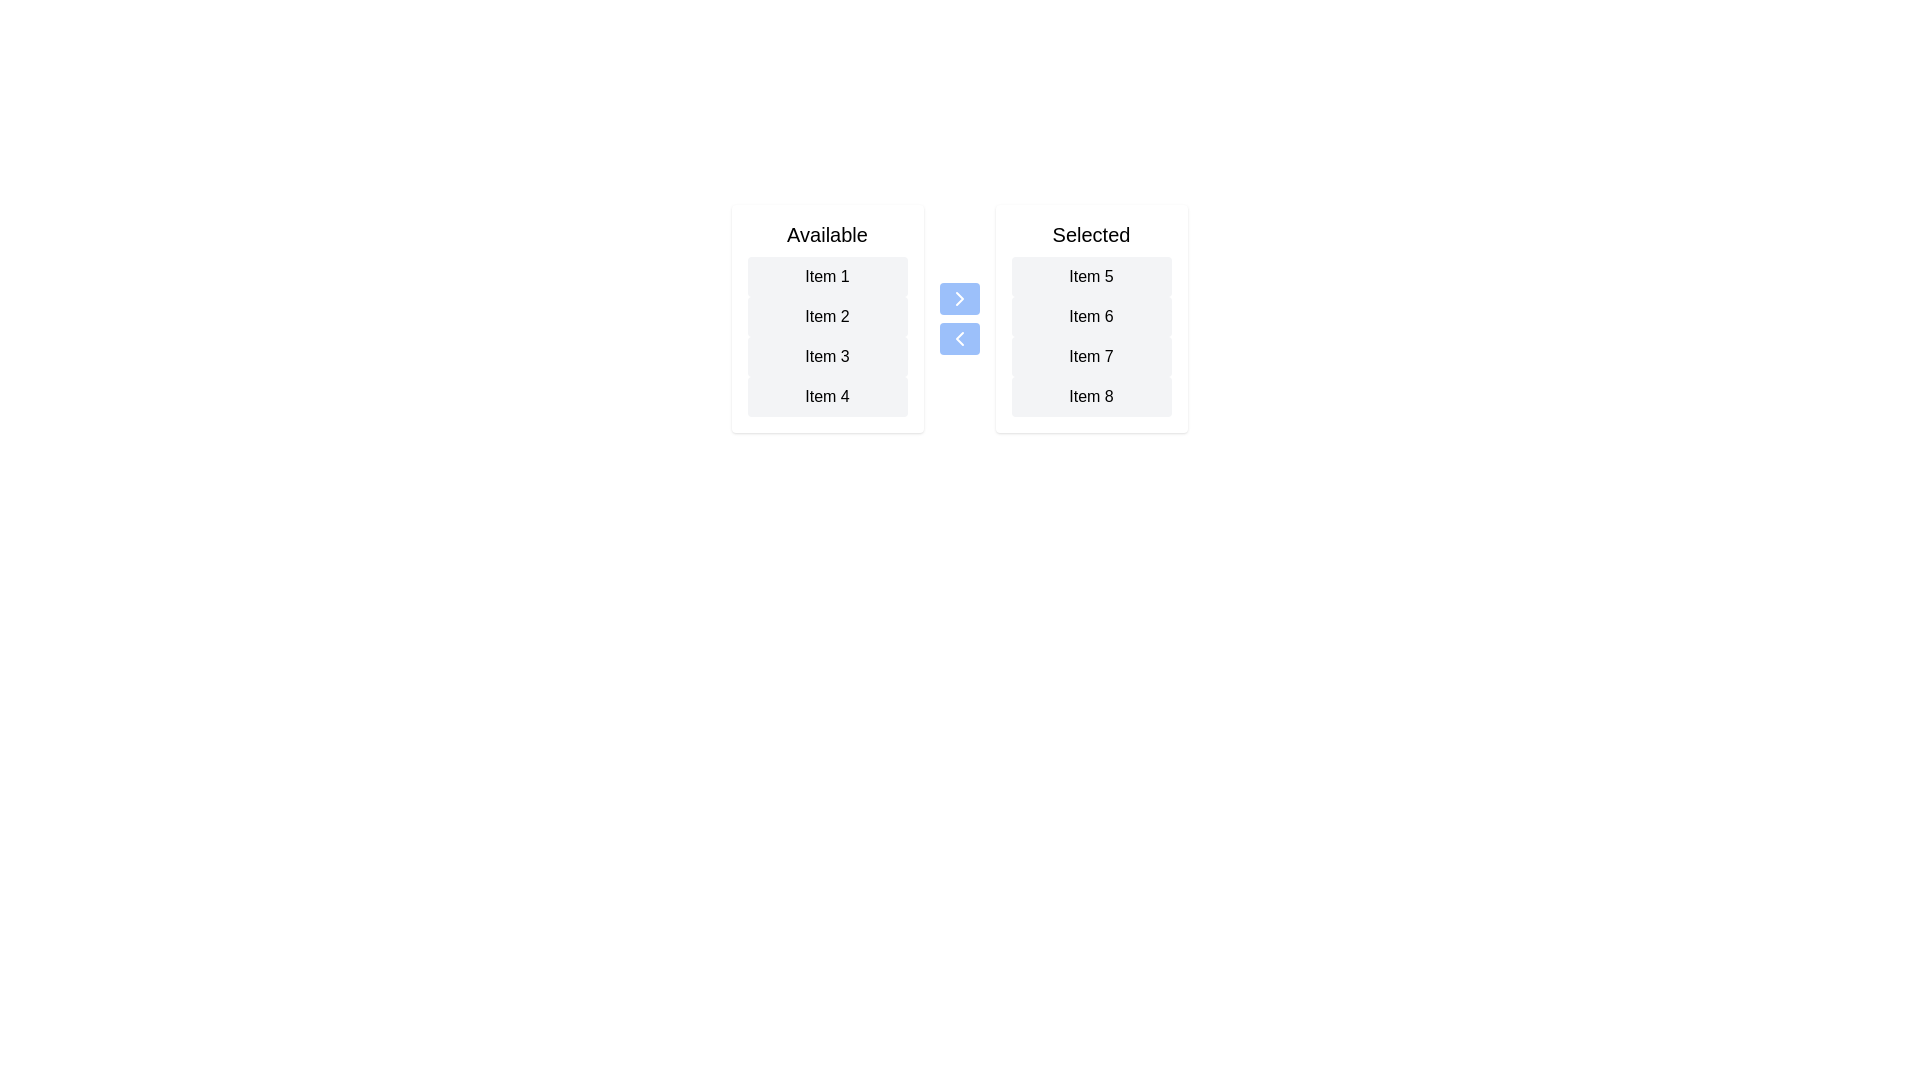 This screenshot has width=1920, height=1080. What do you see at coordinates (1090, 356) in the screenshot?
I see `the third item` at bounding box center [1090, 356].